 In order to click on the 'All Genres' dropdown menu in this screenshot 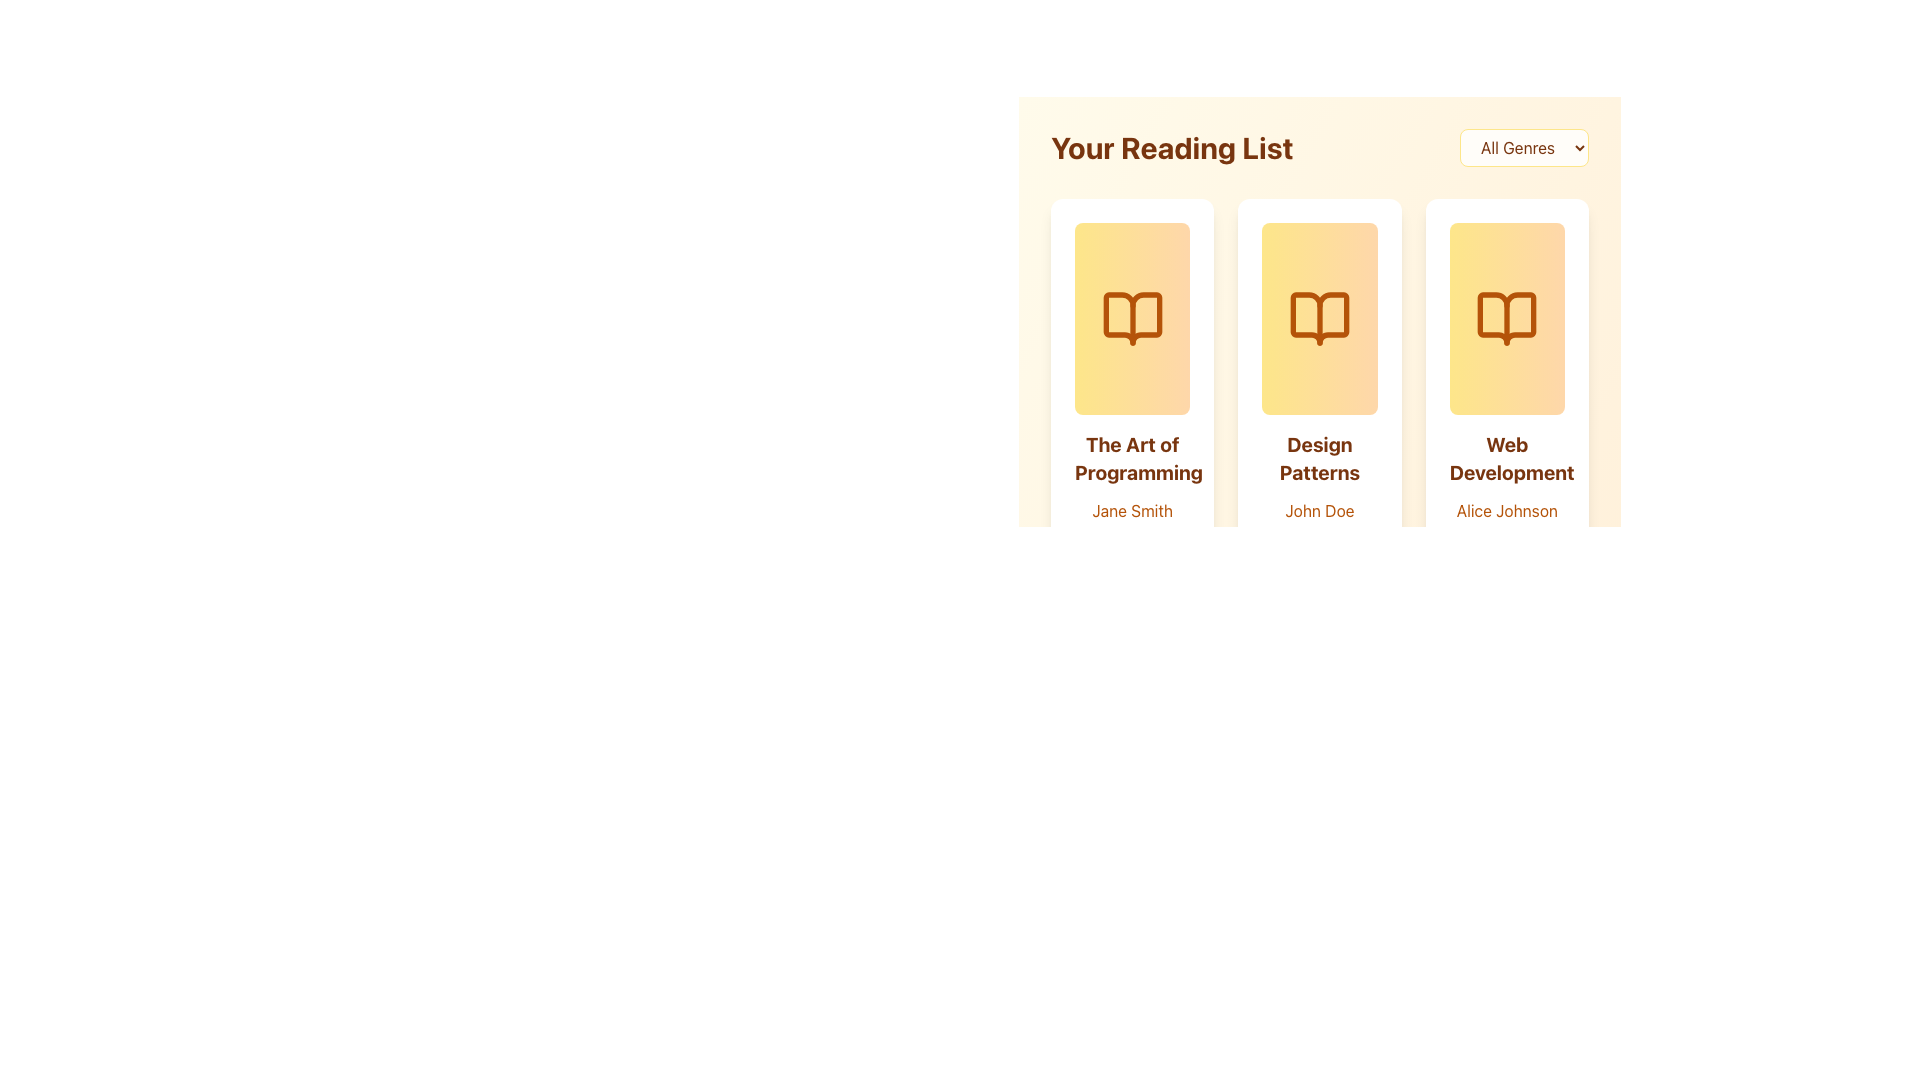, I will do `click(1523, 146)`.